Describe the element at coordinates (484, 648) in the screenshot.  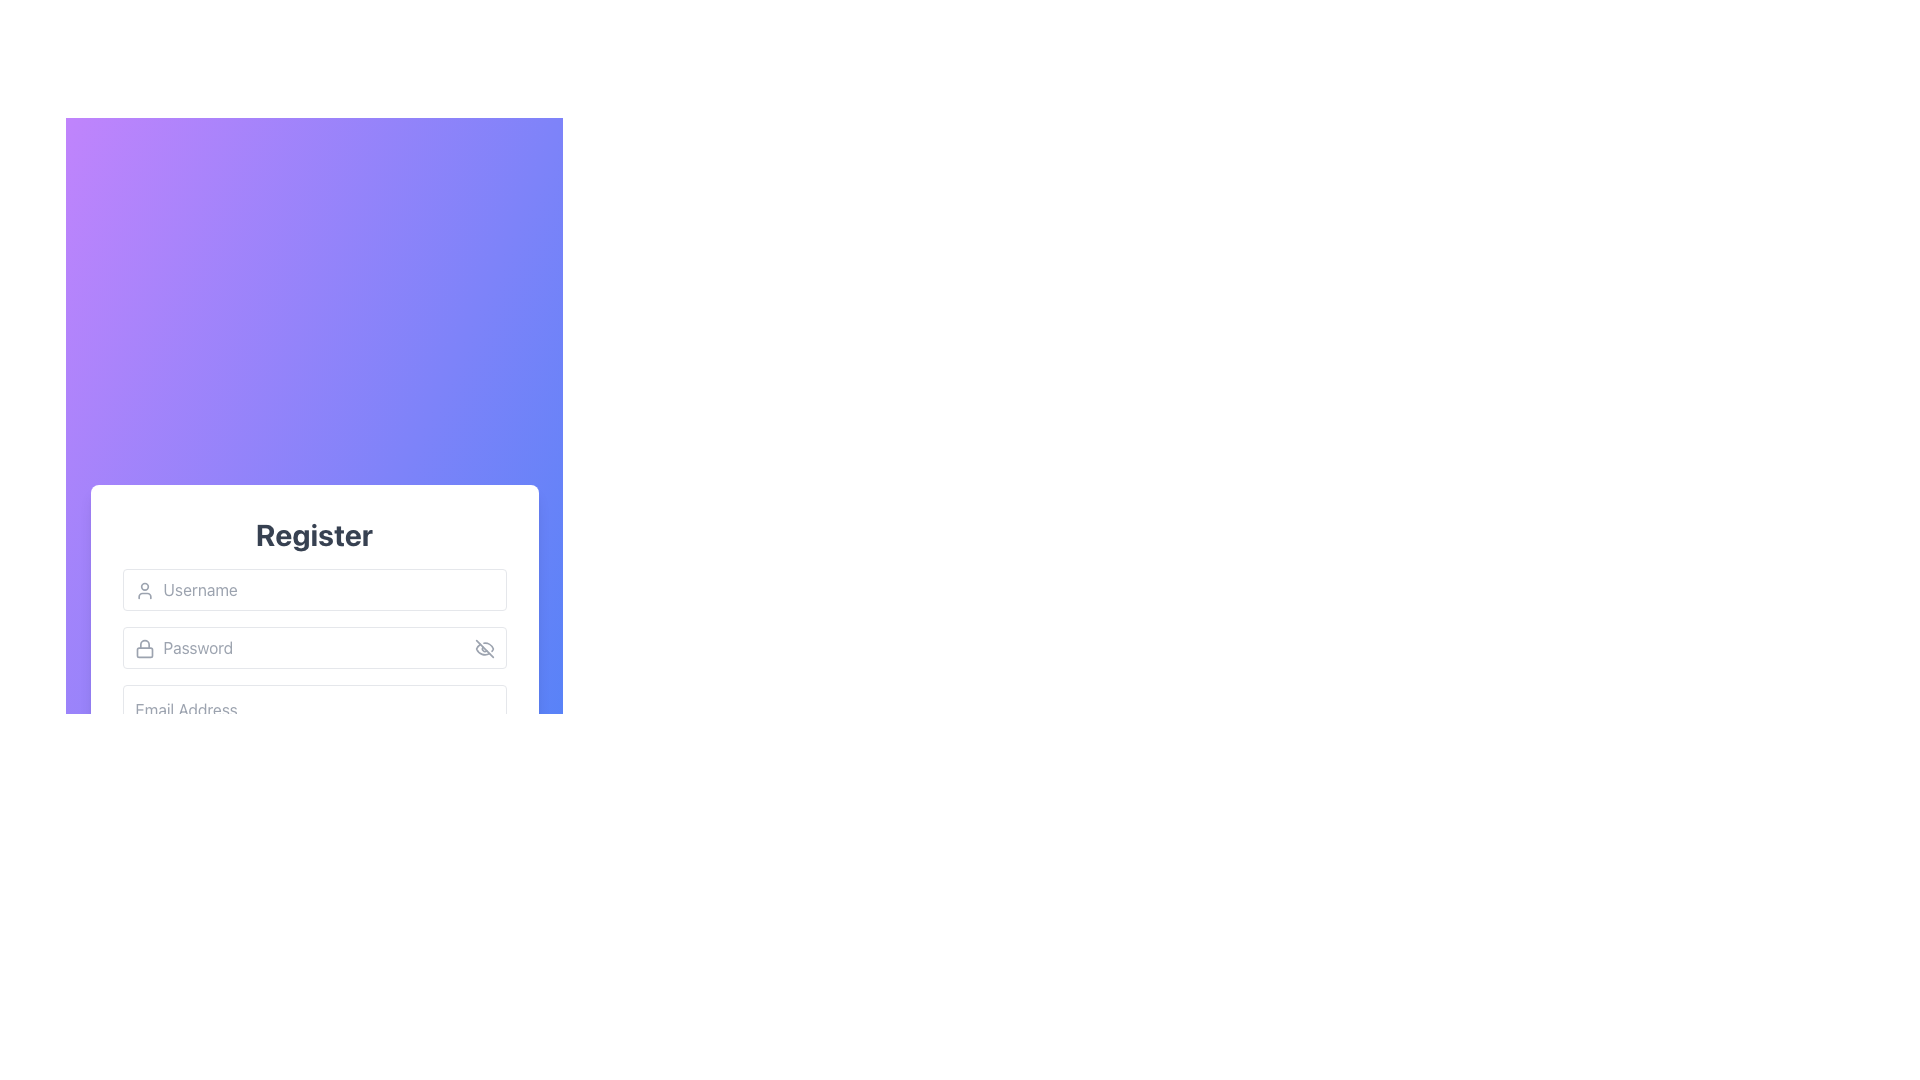
I see `the eye icon with a slashed line across it, which is the visibility toggle button located at the bottom-right corner of the password input field` at that location.